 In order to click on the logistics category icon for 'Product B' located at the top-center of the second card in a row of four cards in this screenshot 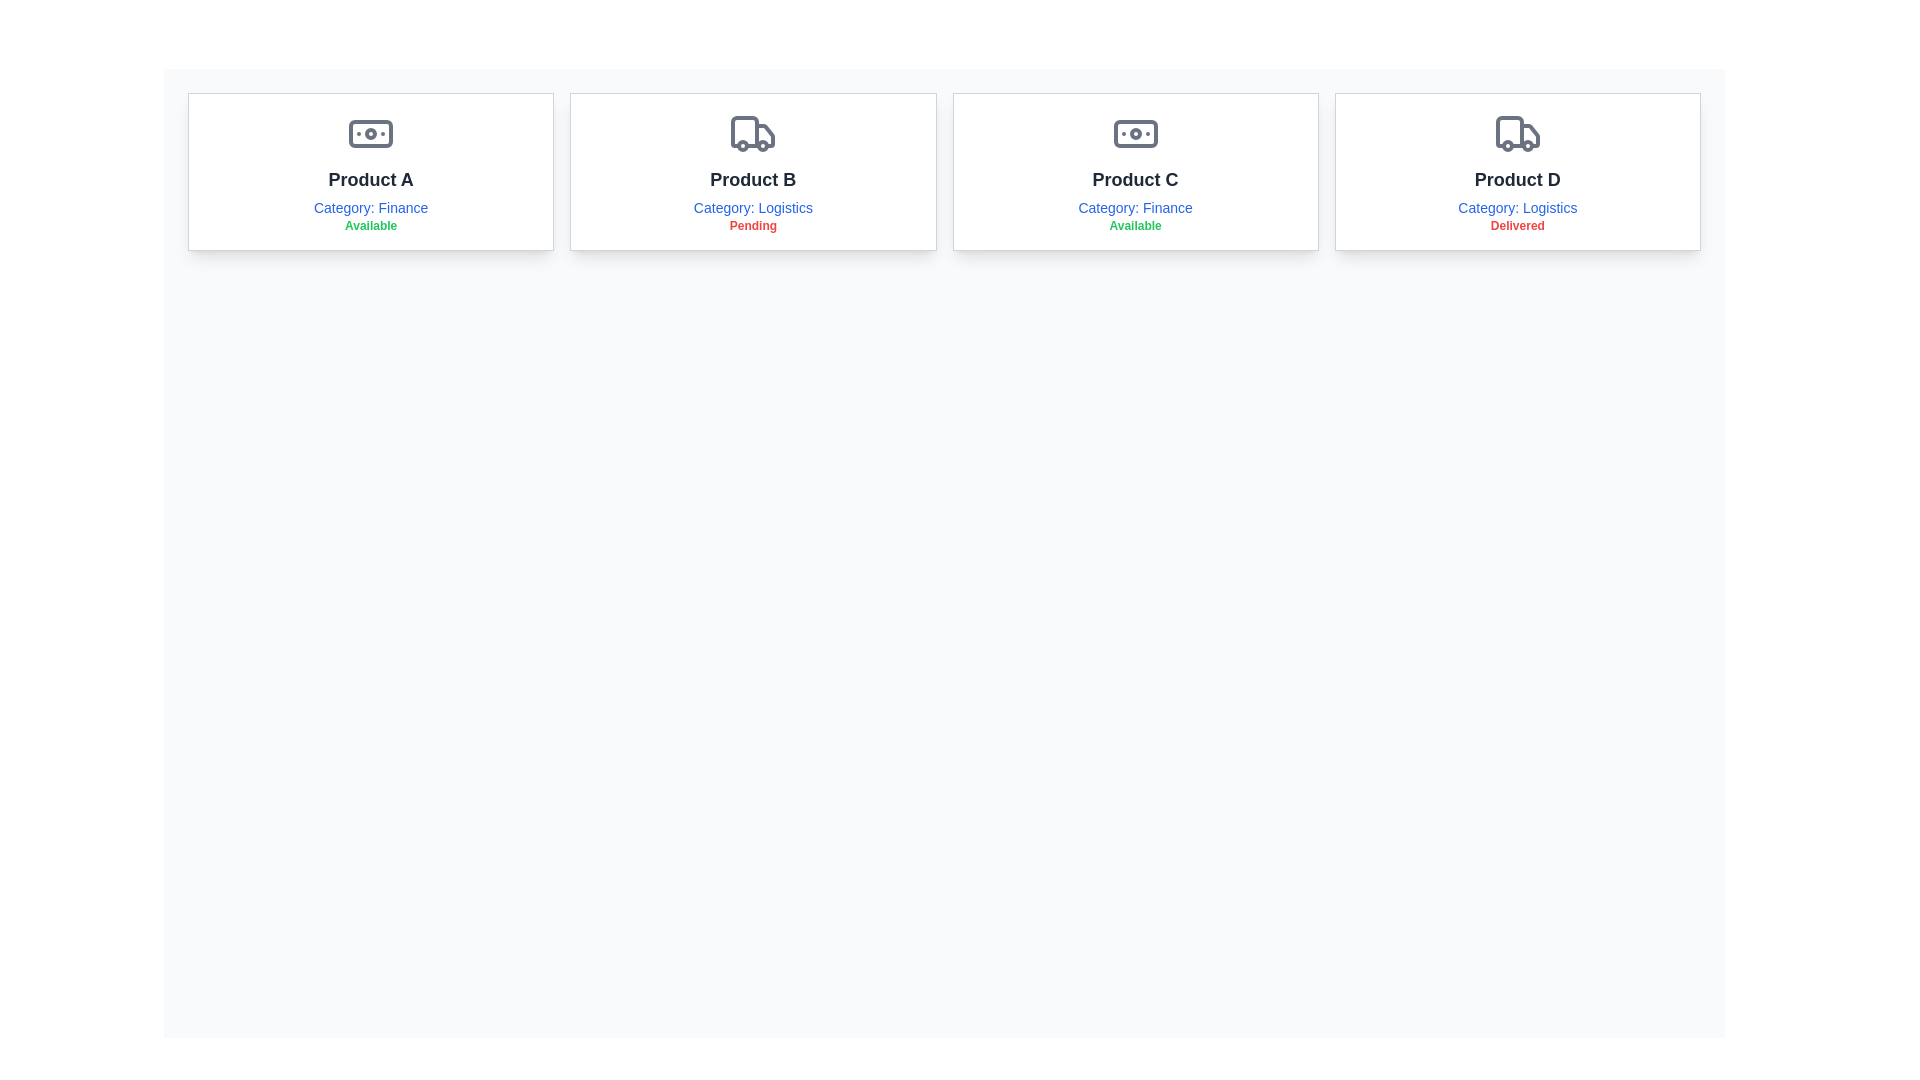, I will do `click(752, 134)`.